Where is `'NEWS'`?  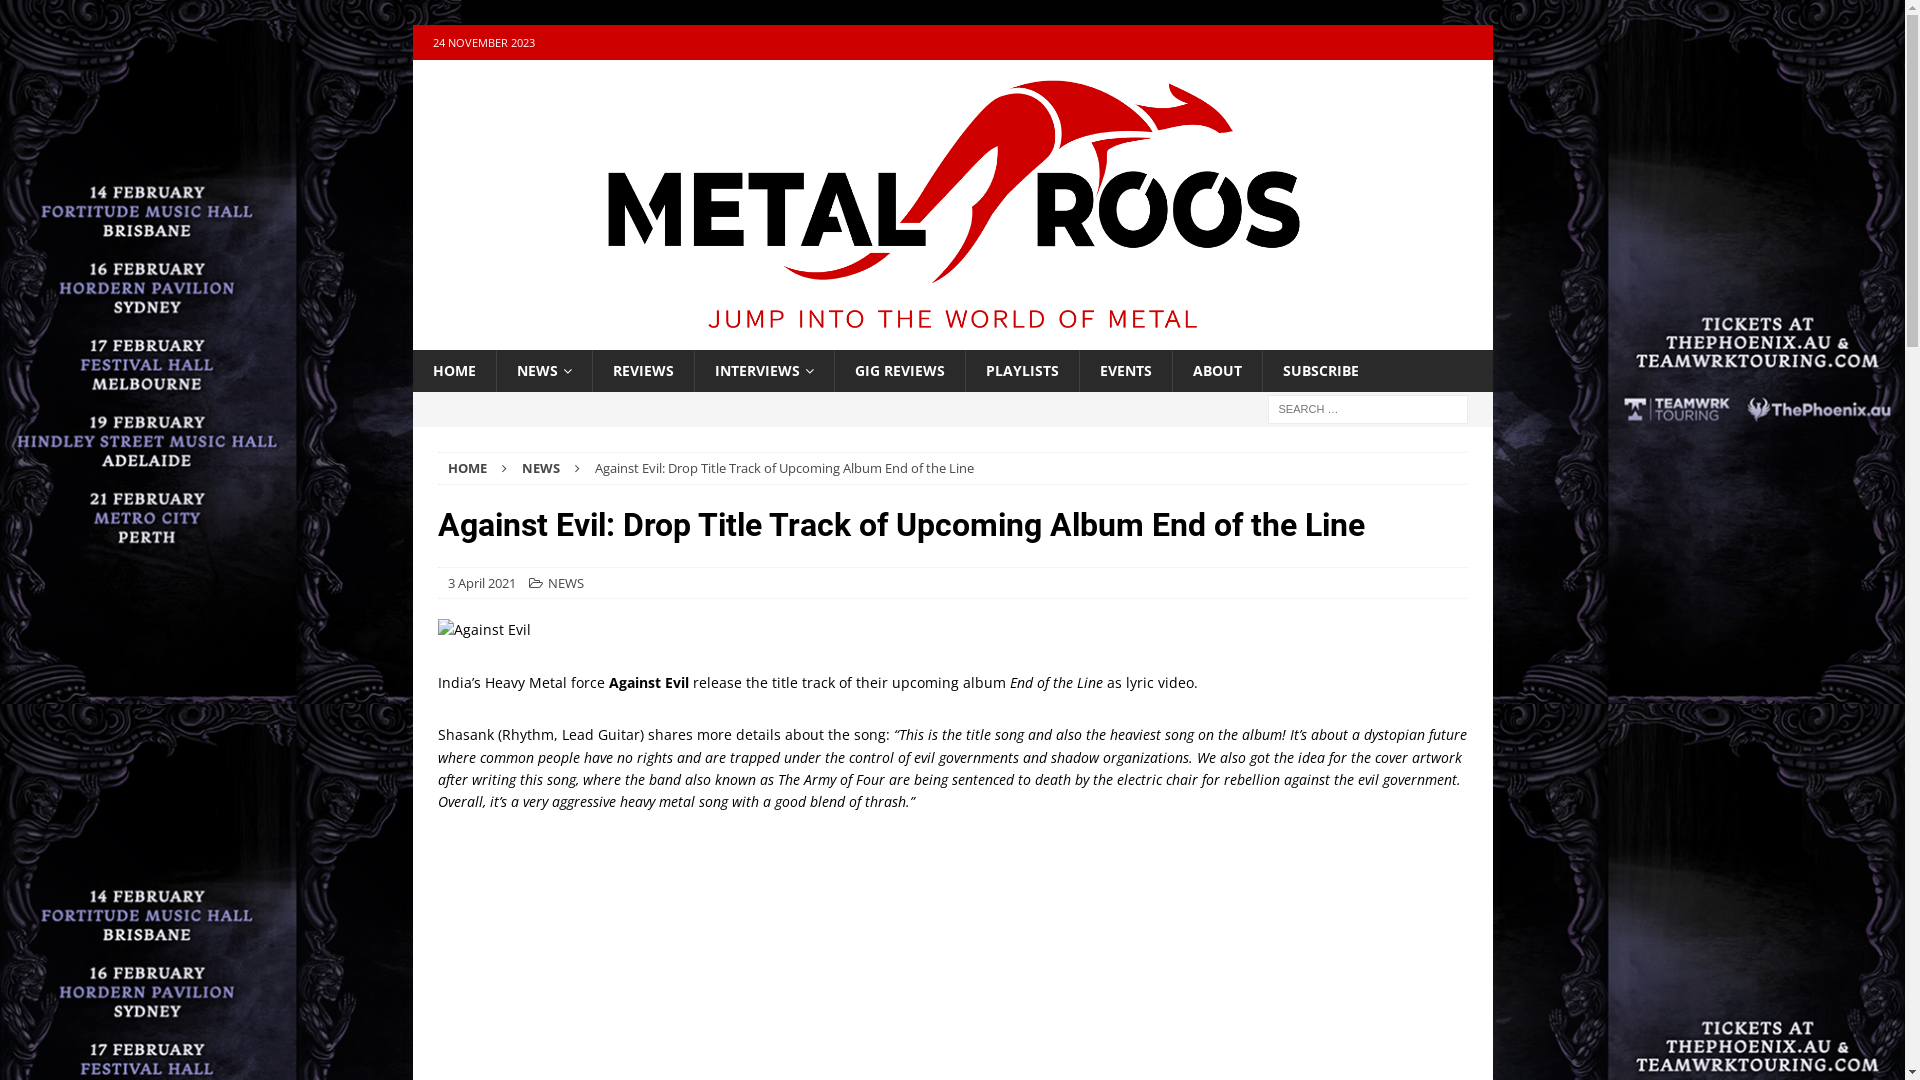 'NEWS' is located at coordinates (543, 370).